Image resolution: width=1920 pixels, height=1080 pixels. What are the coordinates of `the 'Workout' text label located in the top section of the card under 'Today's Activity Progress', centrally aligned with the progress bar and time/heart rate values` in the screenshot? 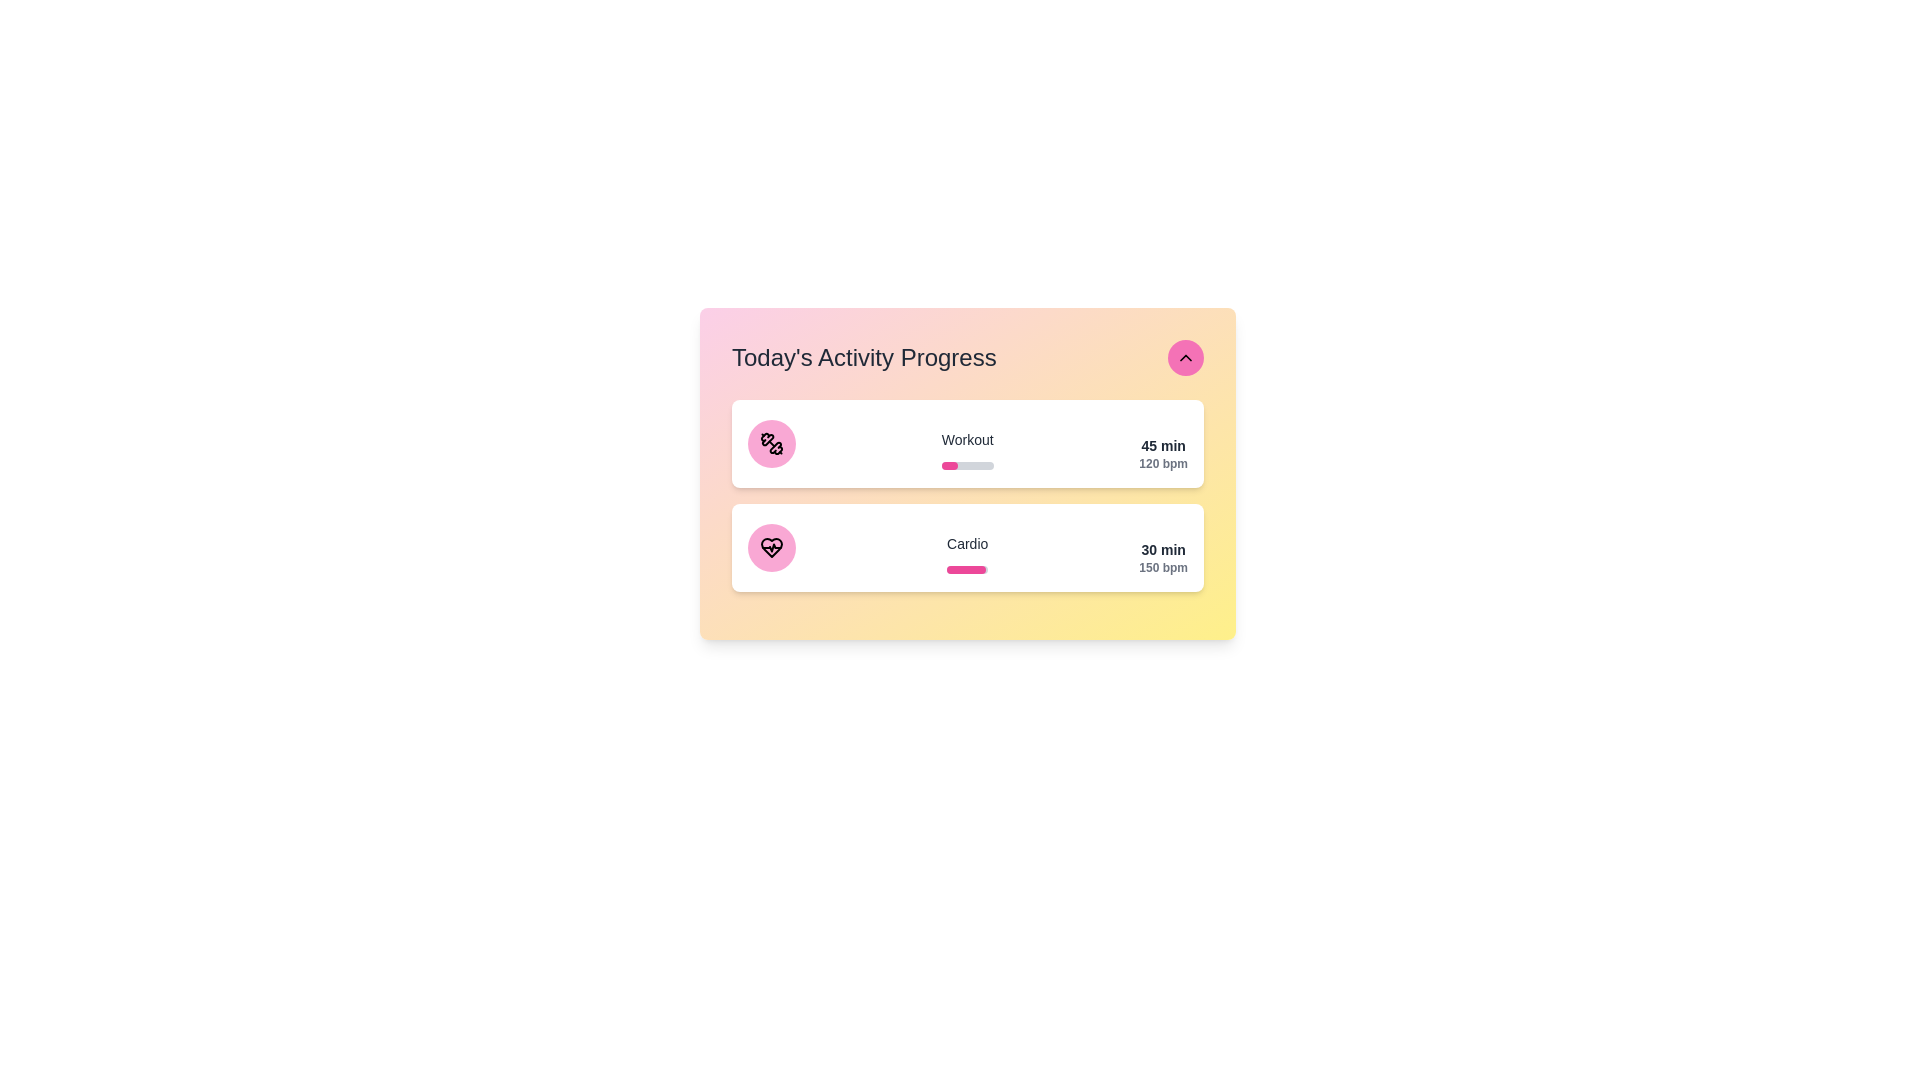 It's located at (967, 438).